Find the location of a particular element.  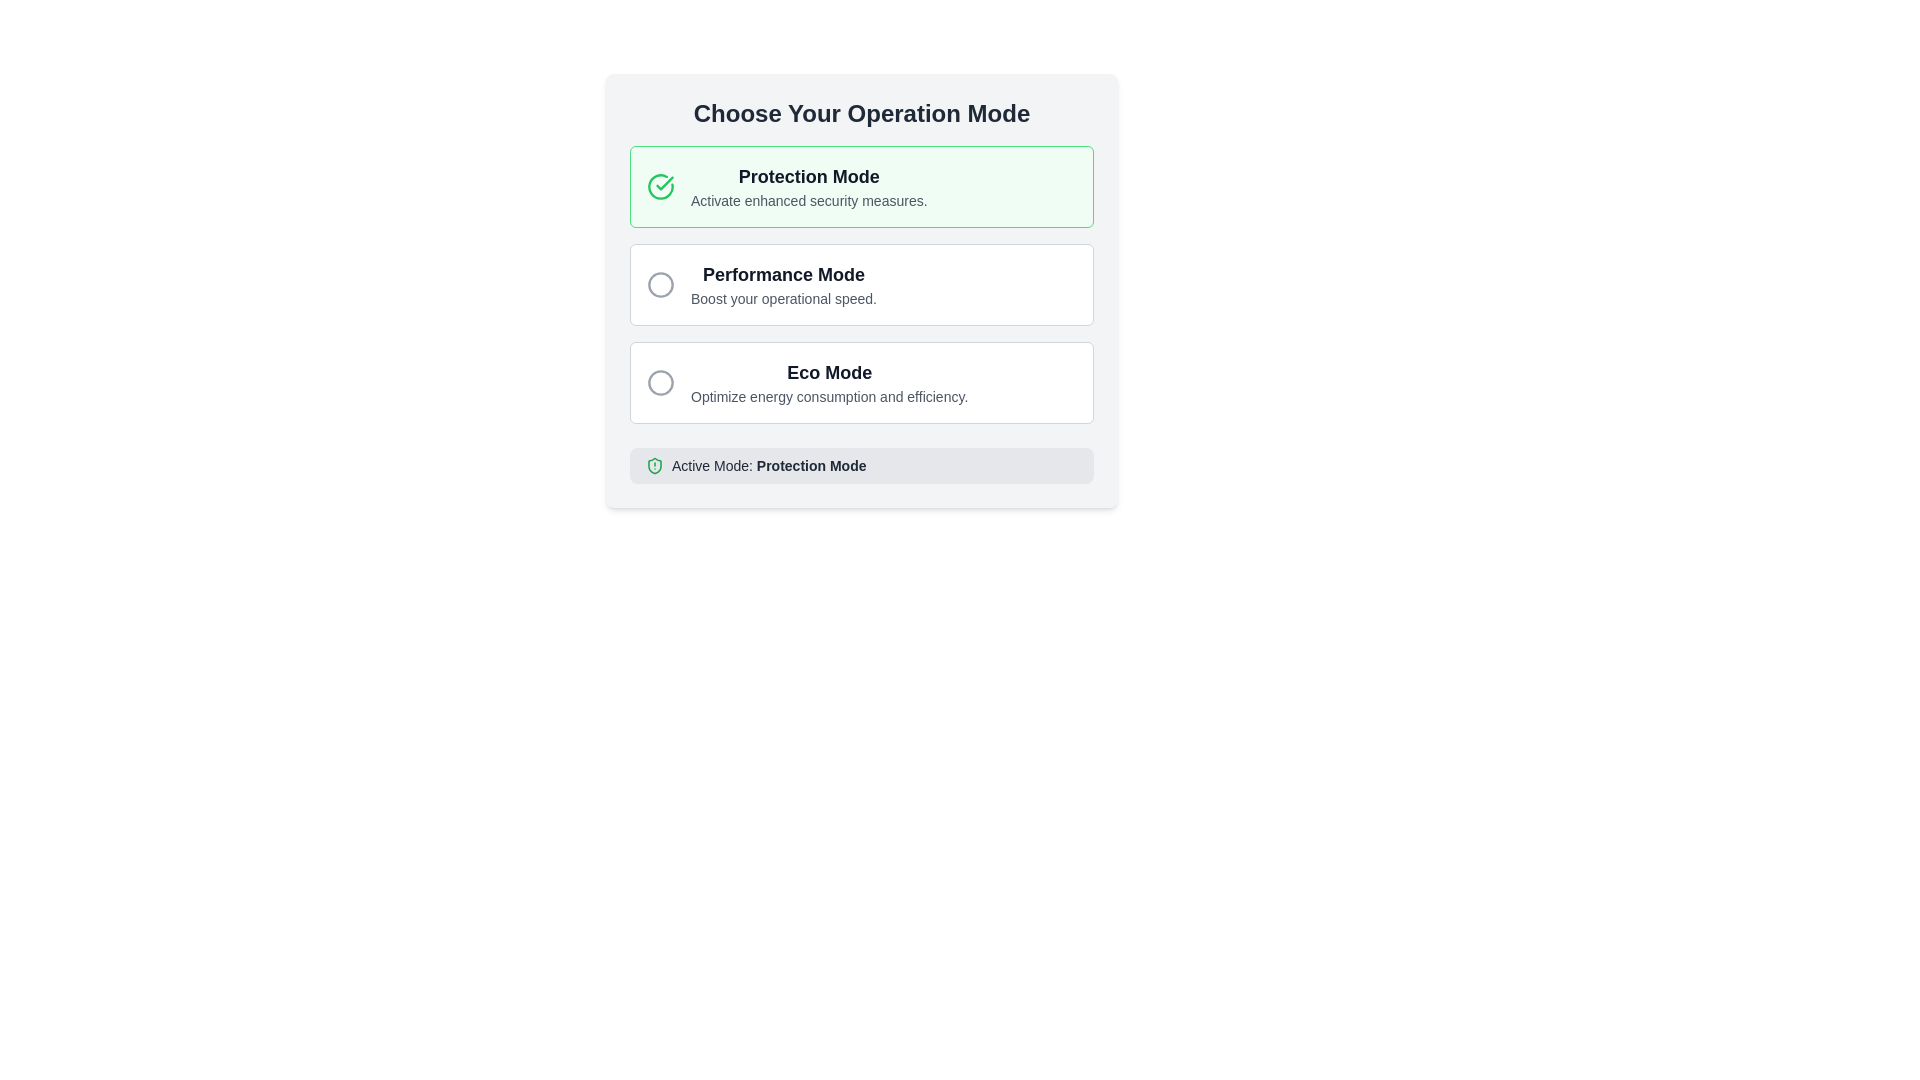

the 'Performance Mode' text label which is bold and dark gray, positioned between 'Protection Mode' and 'Eco Mode' under the heading 'Choose Your Operation Mode' is located at coordinates (782, 274).